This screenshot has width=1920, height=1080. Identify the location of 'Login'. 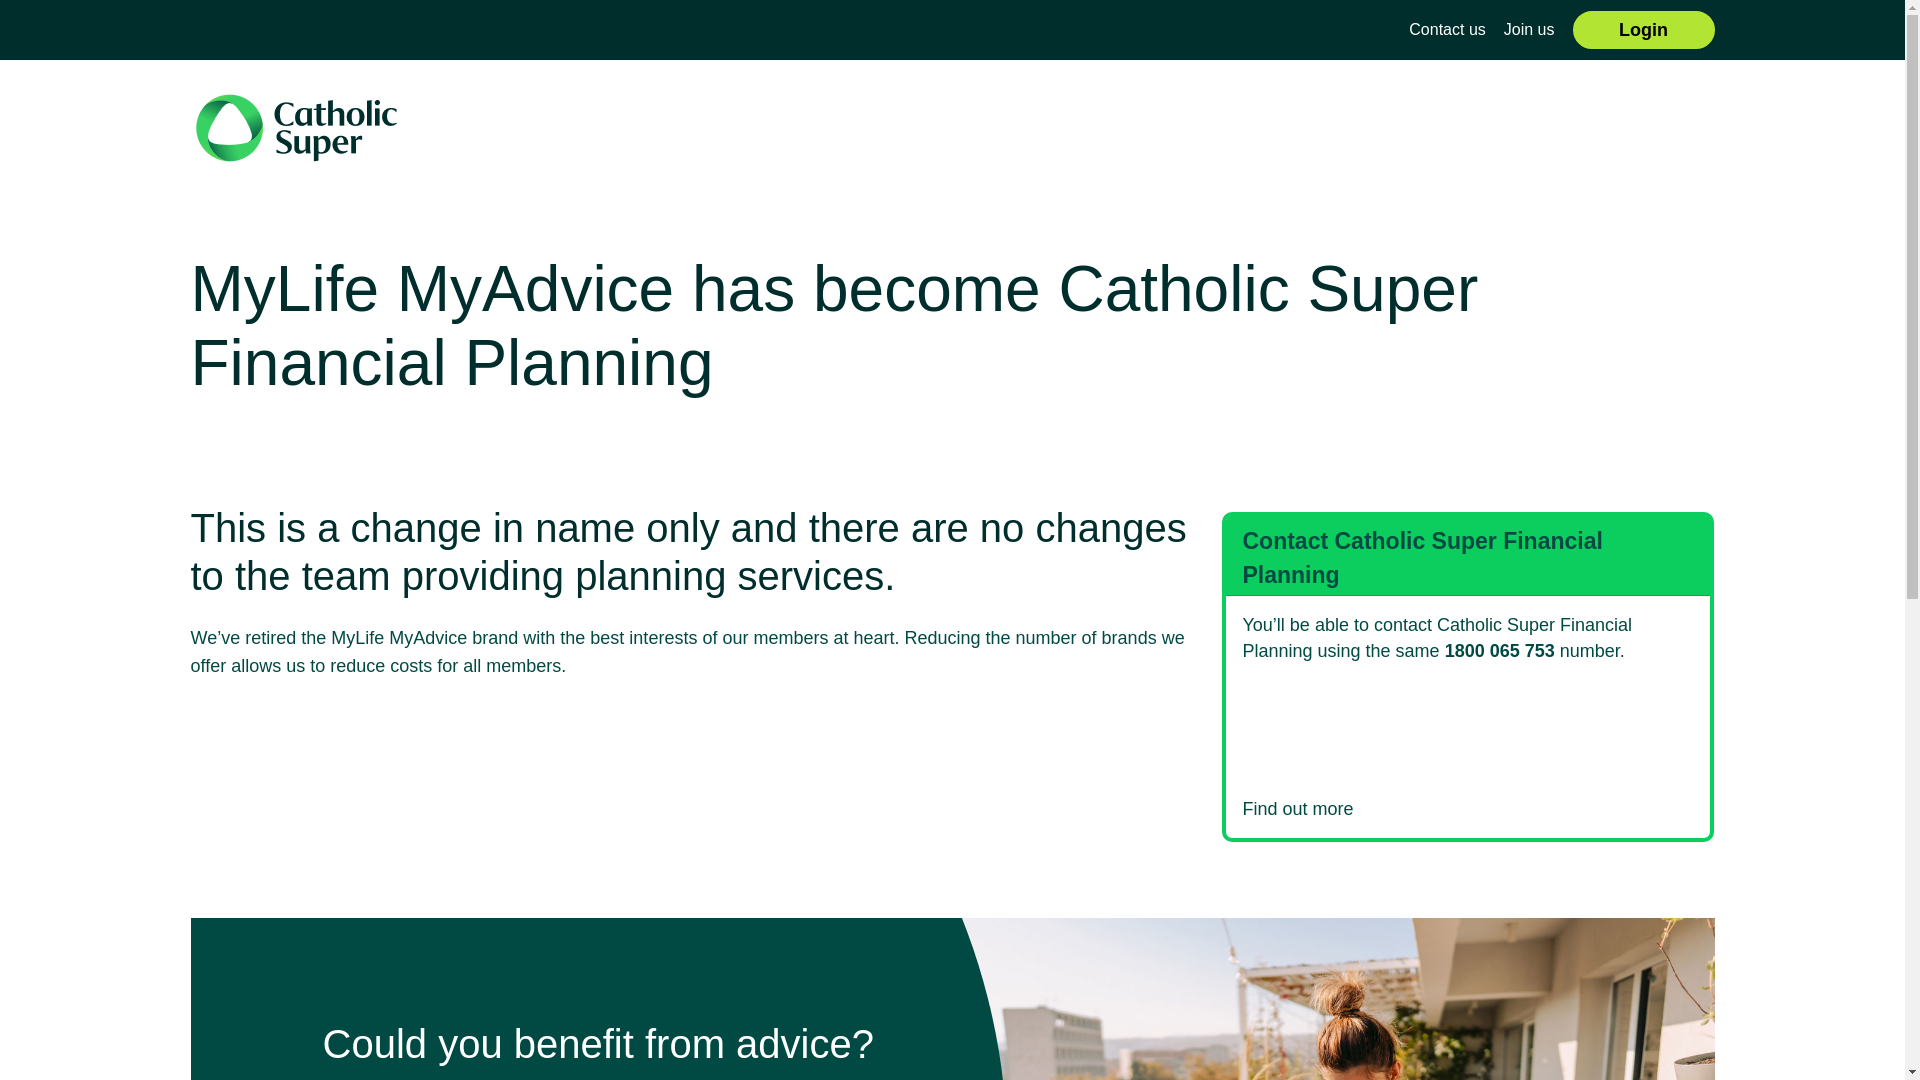
(1643, 30).